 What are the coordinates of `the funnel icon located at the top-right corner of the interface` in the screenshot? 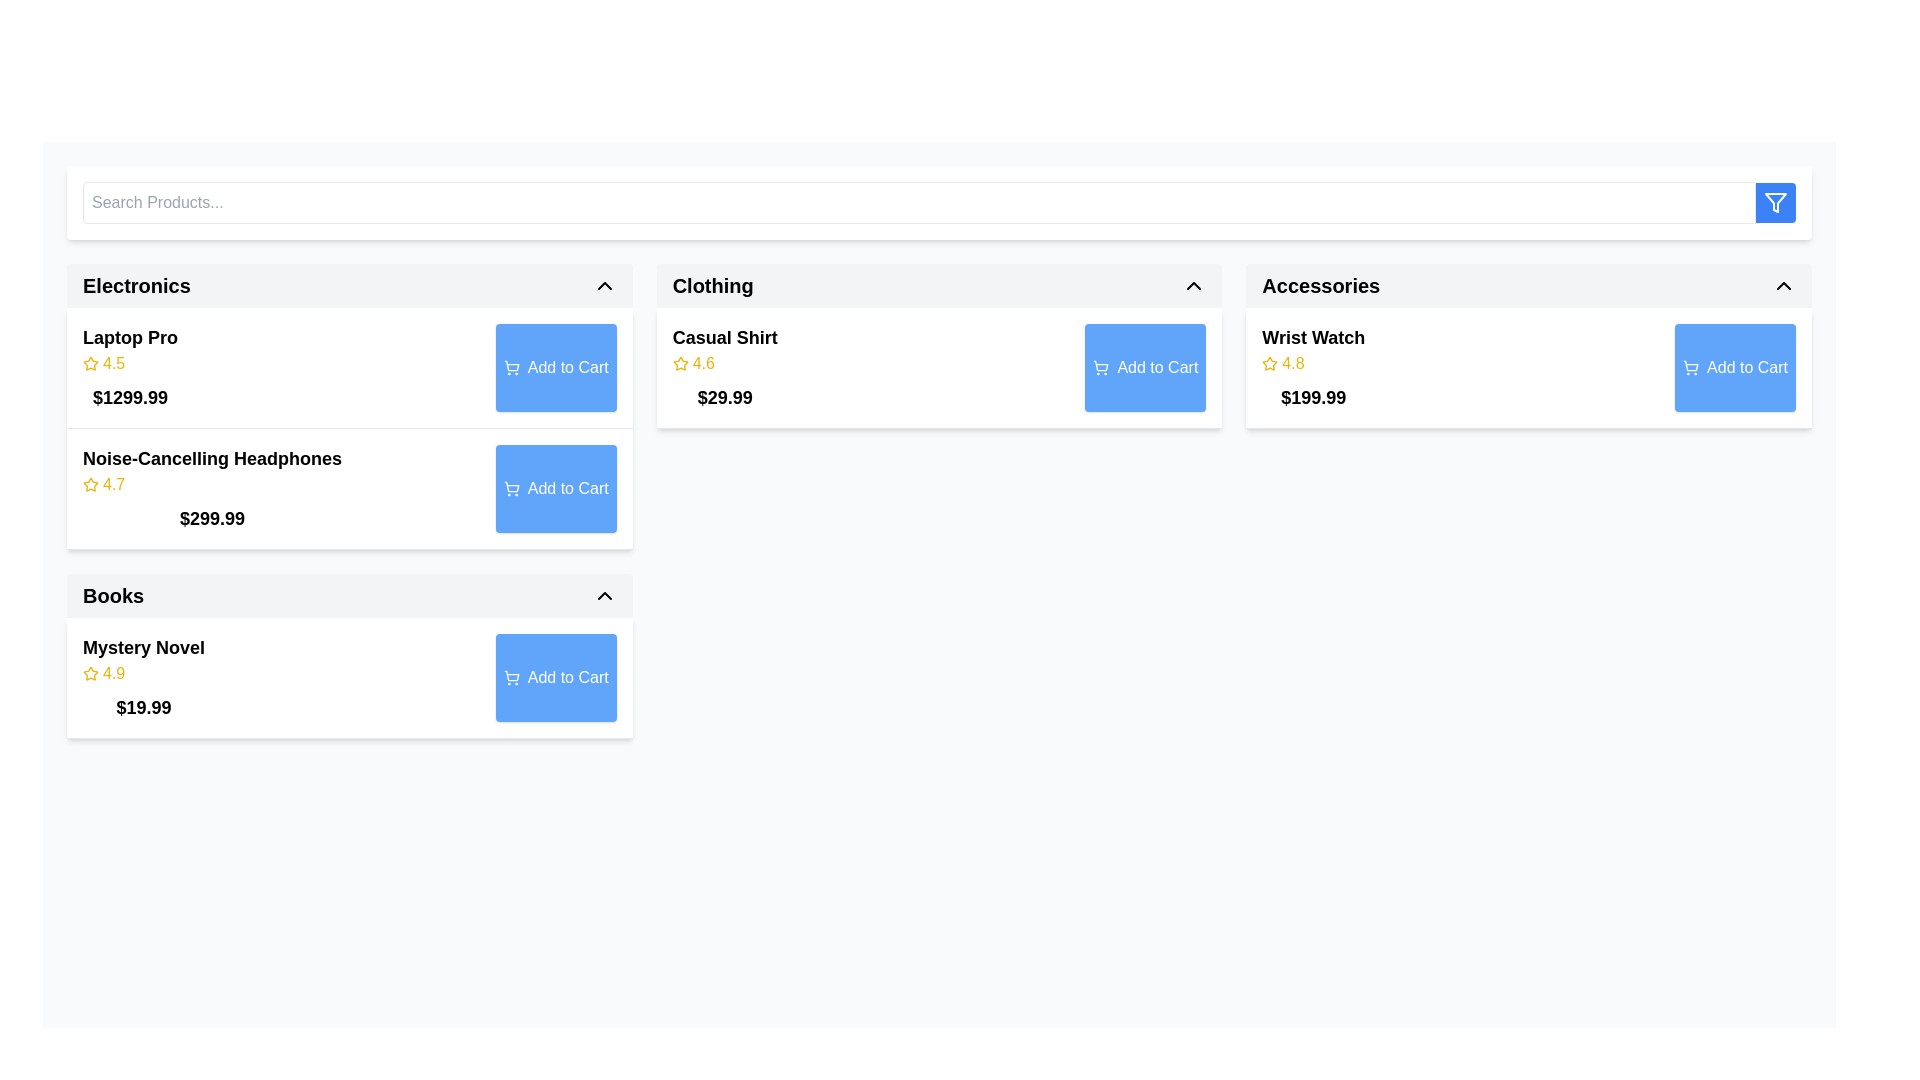 It's located at (1776, 203).